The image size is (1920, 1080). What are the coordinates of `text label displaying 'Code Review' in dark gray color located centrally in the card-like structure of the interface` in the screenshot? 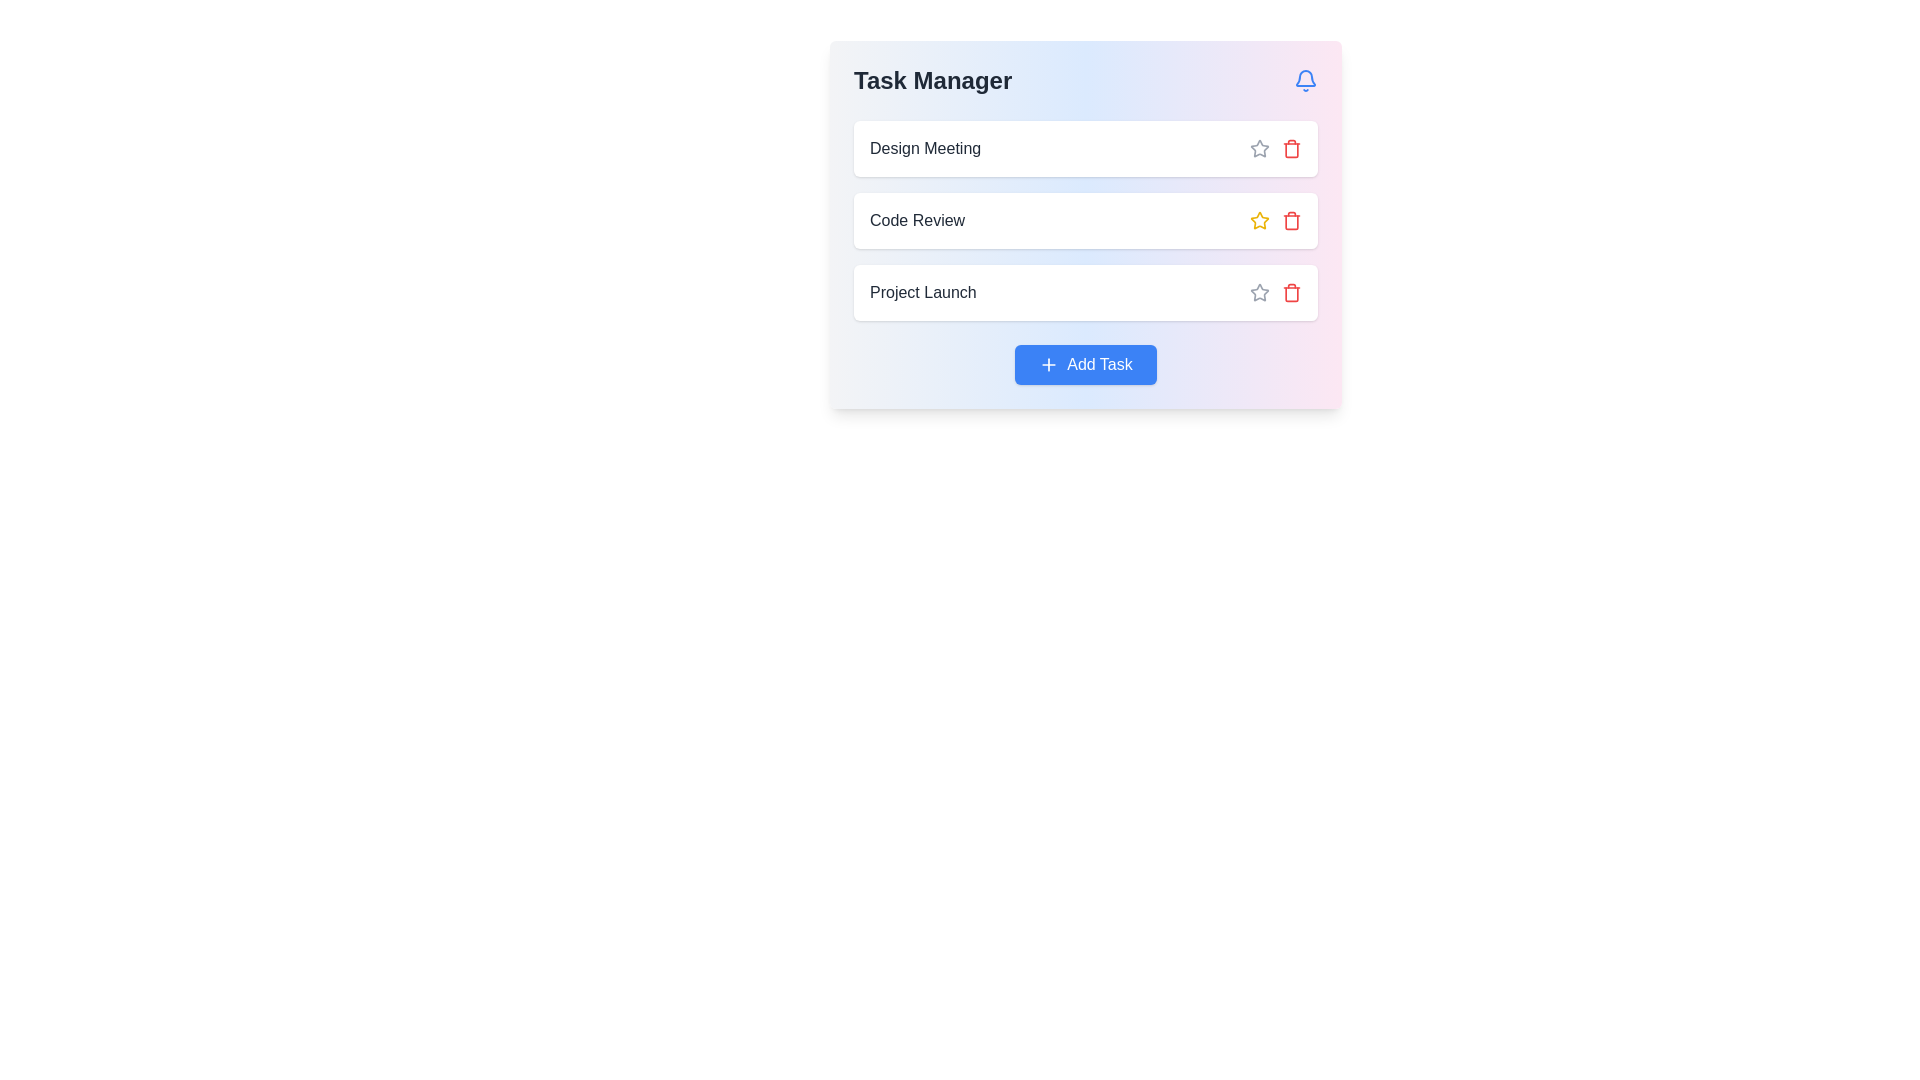 It's located at (916, 220).